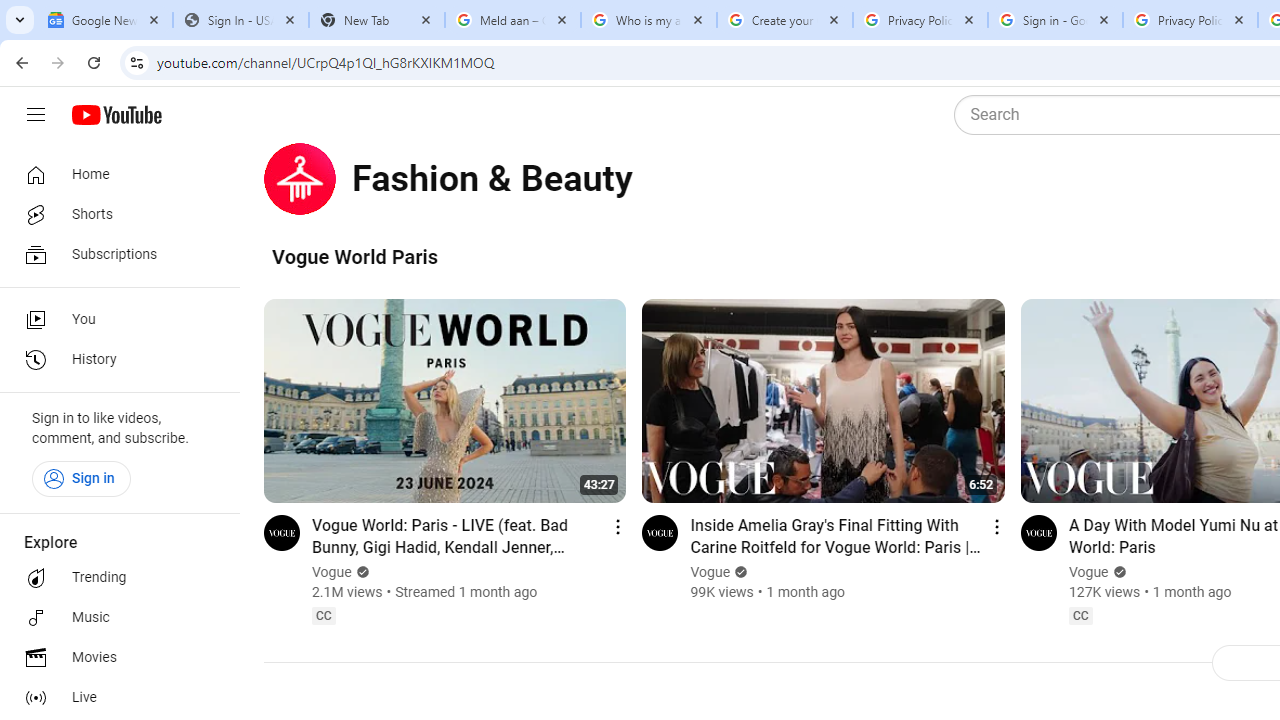 This screenshot has height=720, width=1280. I want to click on 'Closed captions', so click(1079, 614).